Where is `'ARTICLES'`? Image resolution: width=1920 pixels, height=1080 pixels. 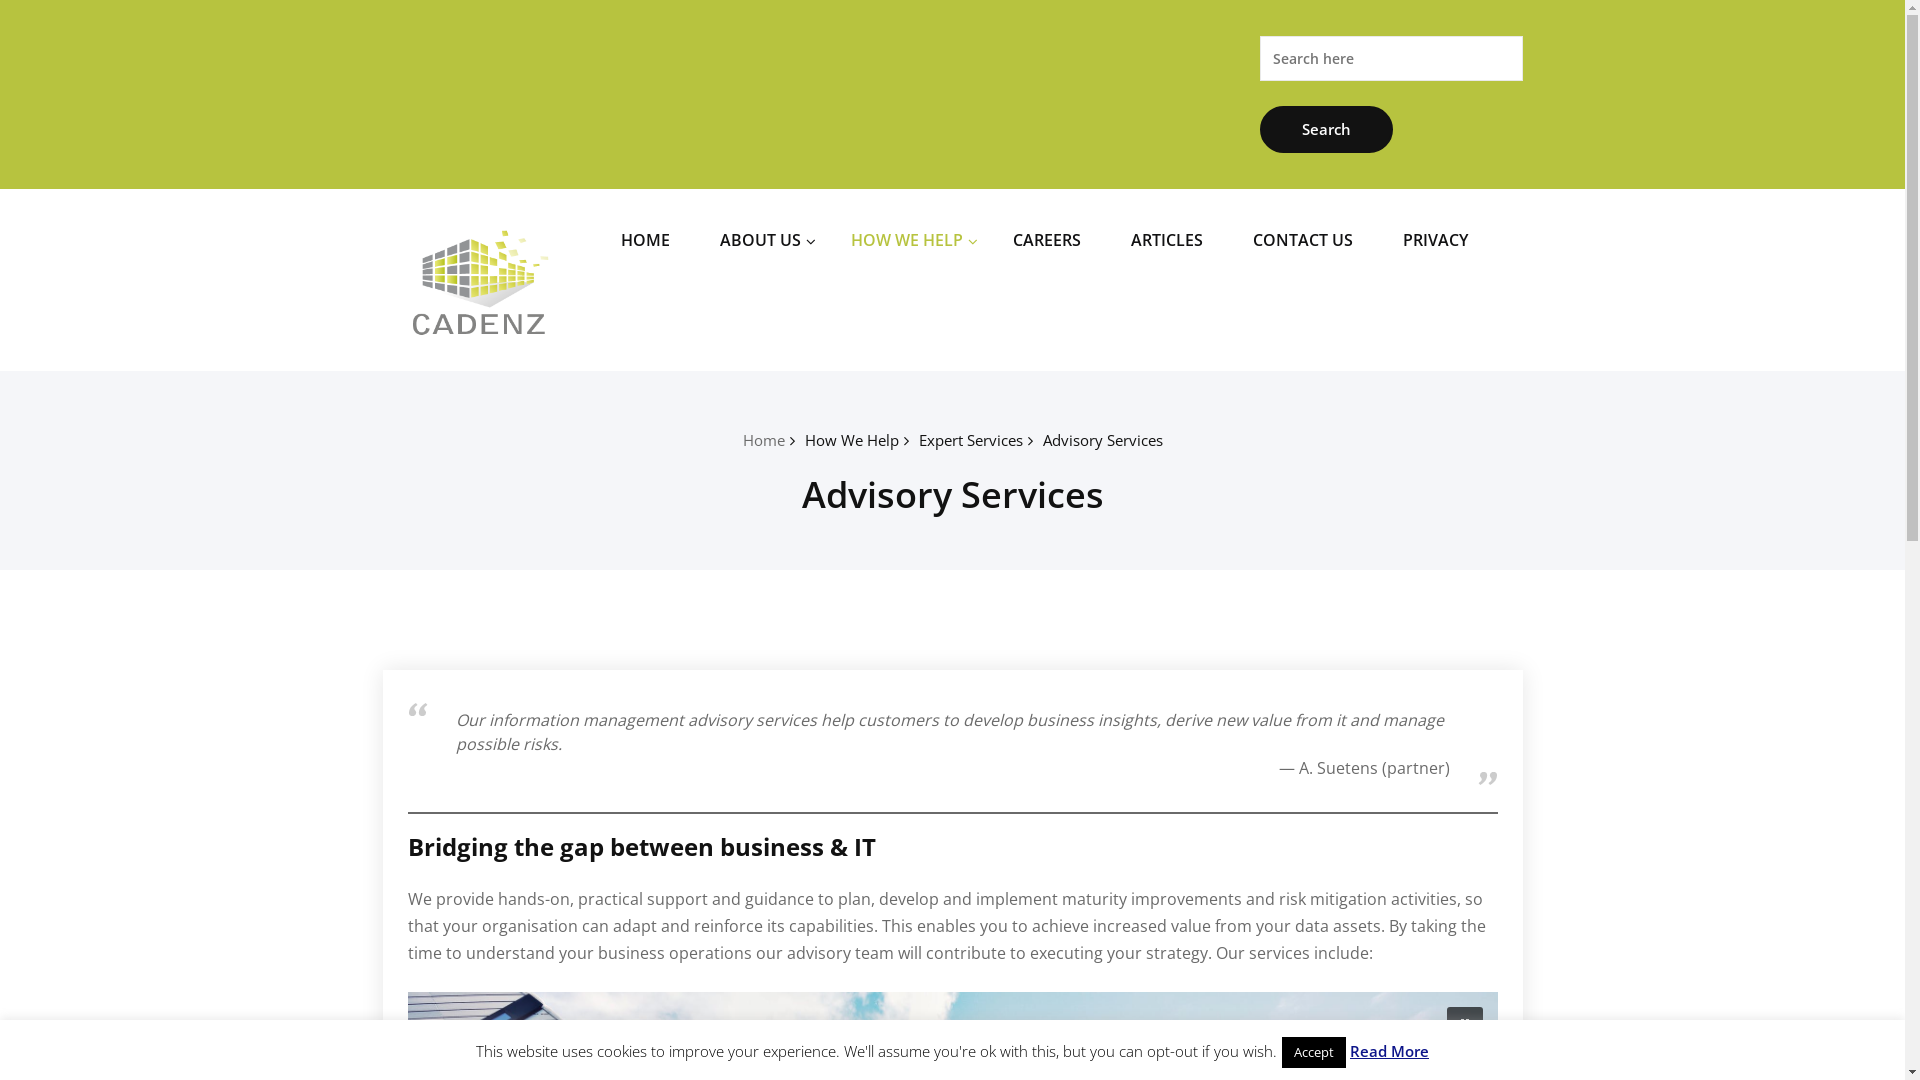
'ARTICLES' is located at coordinates (1166, 238).